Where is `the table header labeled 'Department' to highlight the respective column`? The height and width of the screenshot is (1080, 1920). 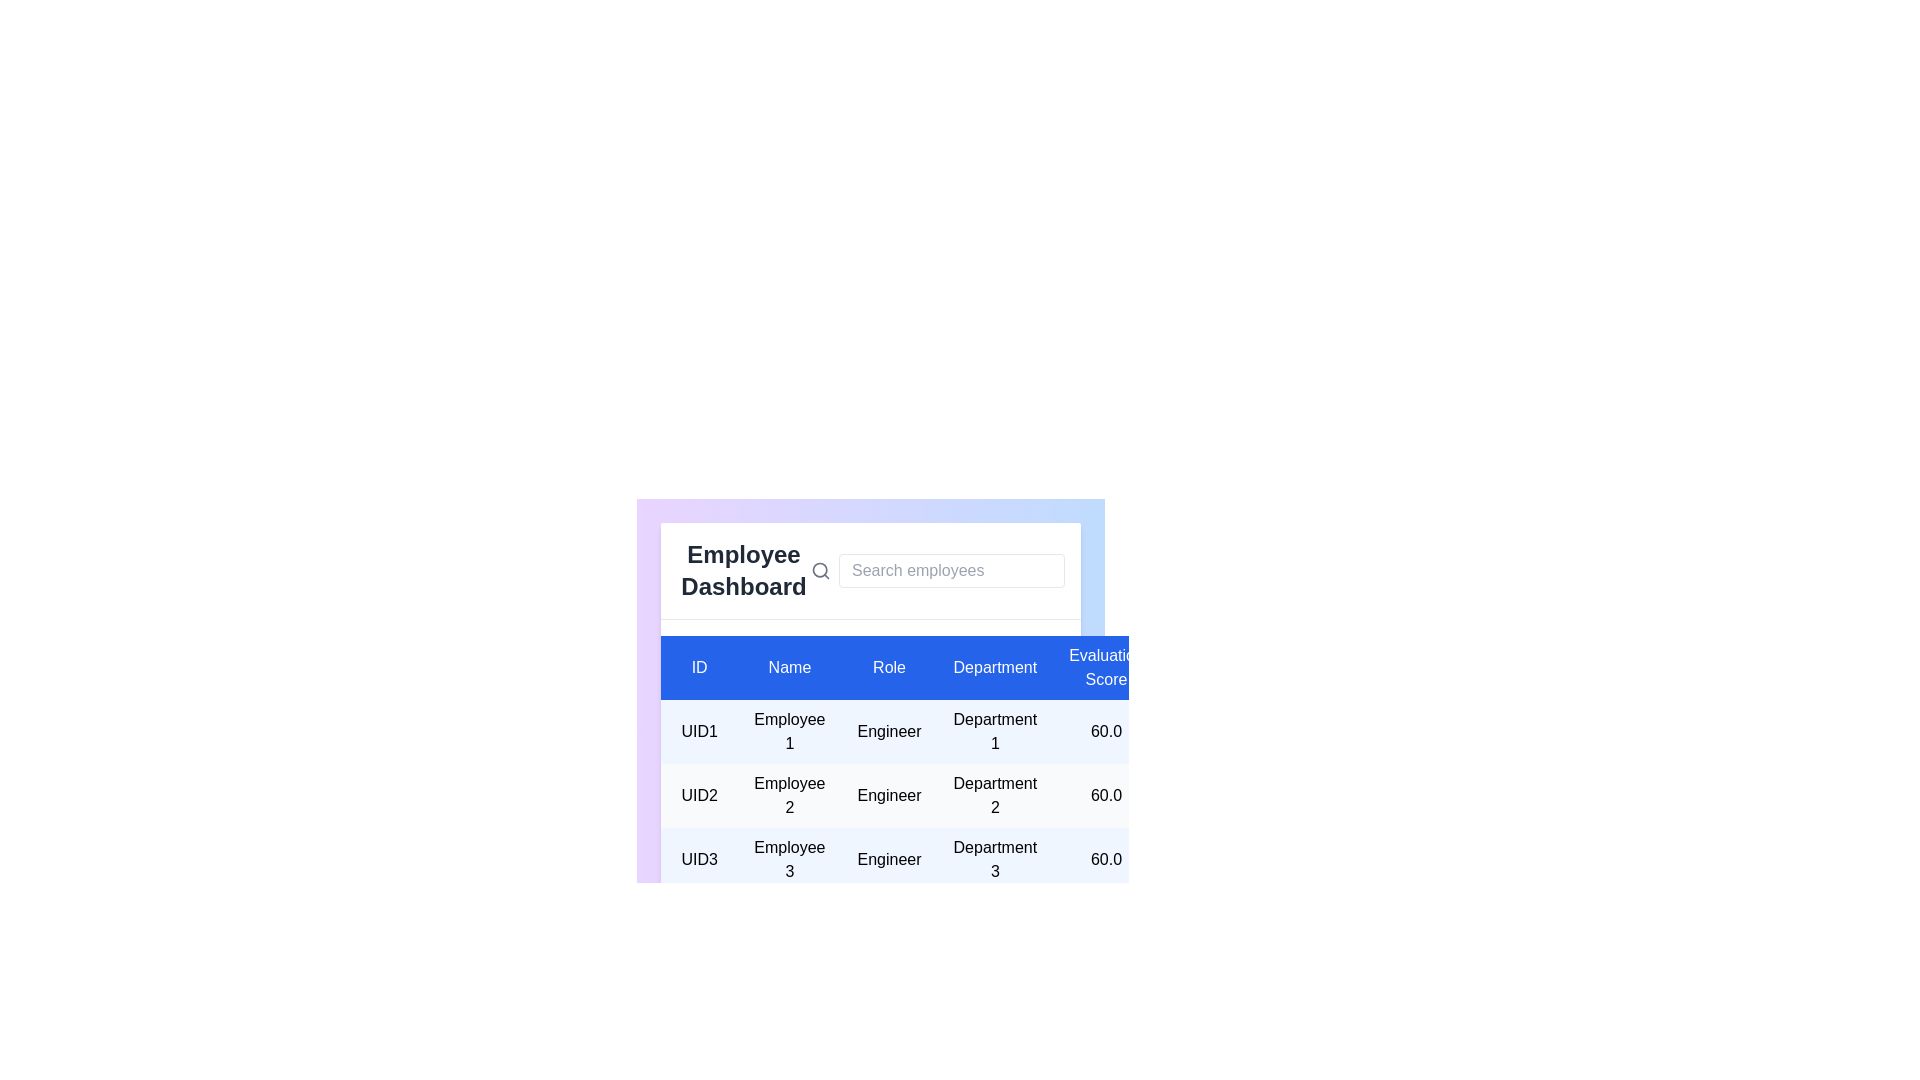
the table header labeled 'Department' to highlight the respective column is located at coordinates (995, 667).